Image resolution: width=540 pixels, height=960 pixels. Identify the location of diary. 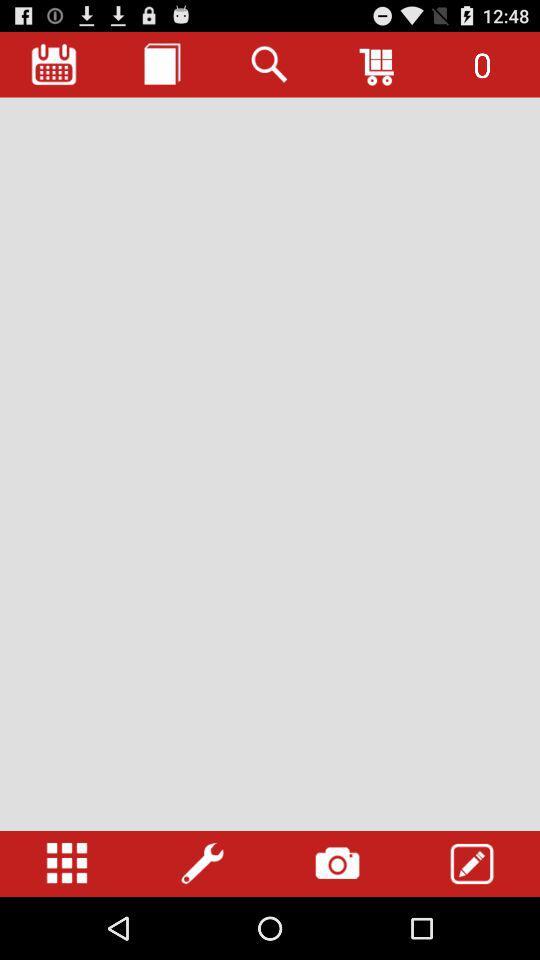
(161, 64).